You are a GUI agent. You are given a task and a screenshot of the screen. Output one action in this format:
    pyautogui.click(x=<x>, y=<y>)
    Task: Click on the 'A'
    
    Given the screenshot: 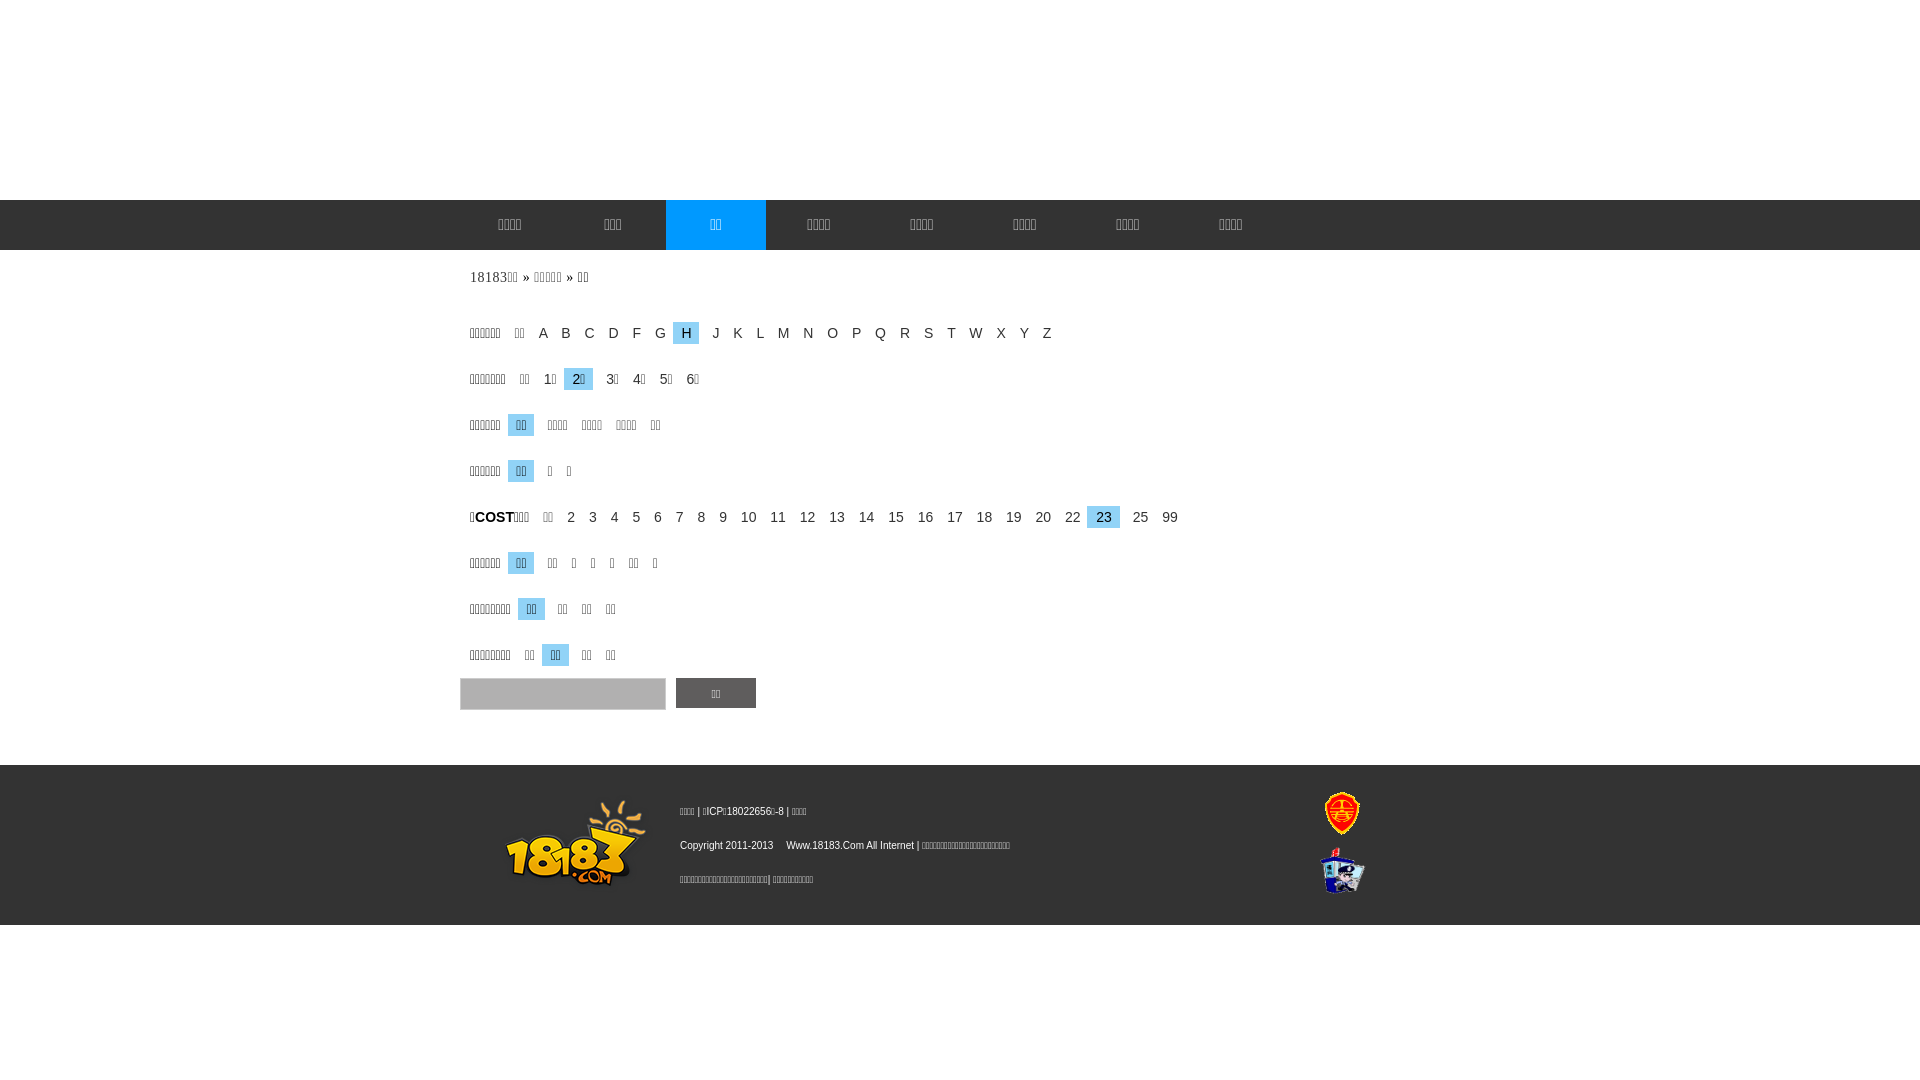 What is the action you would take?
    pyautogui.click(x=538, y=331)
    